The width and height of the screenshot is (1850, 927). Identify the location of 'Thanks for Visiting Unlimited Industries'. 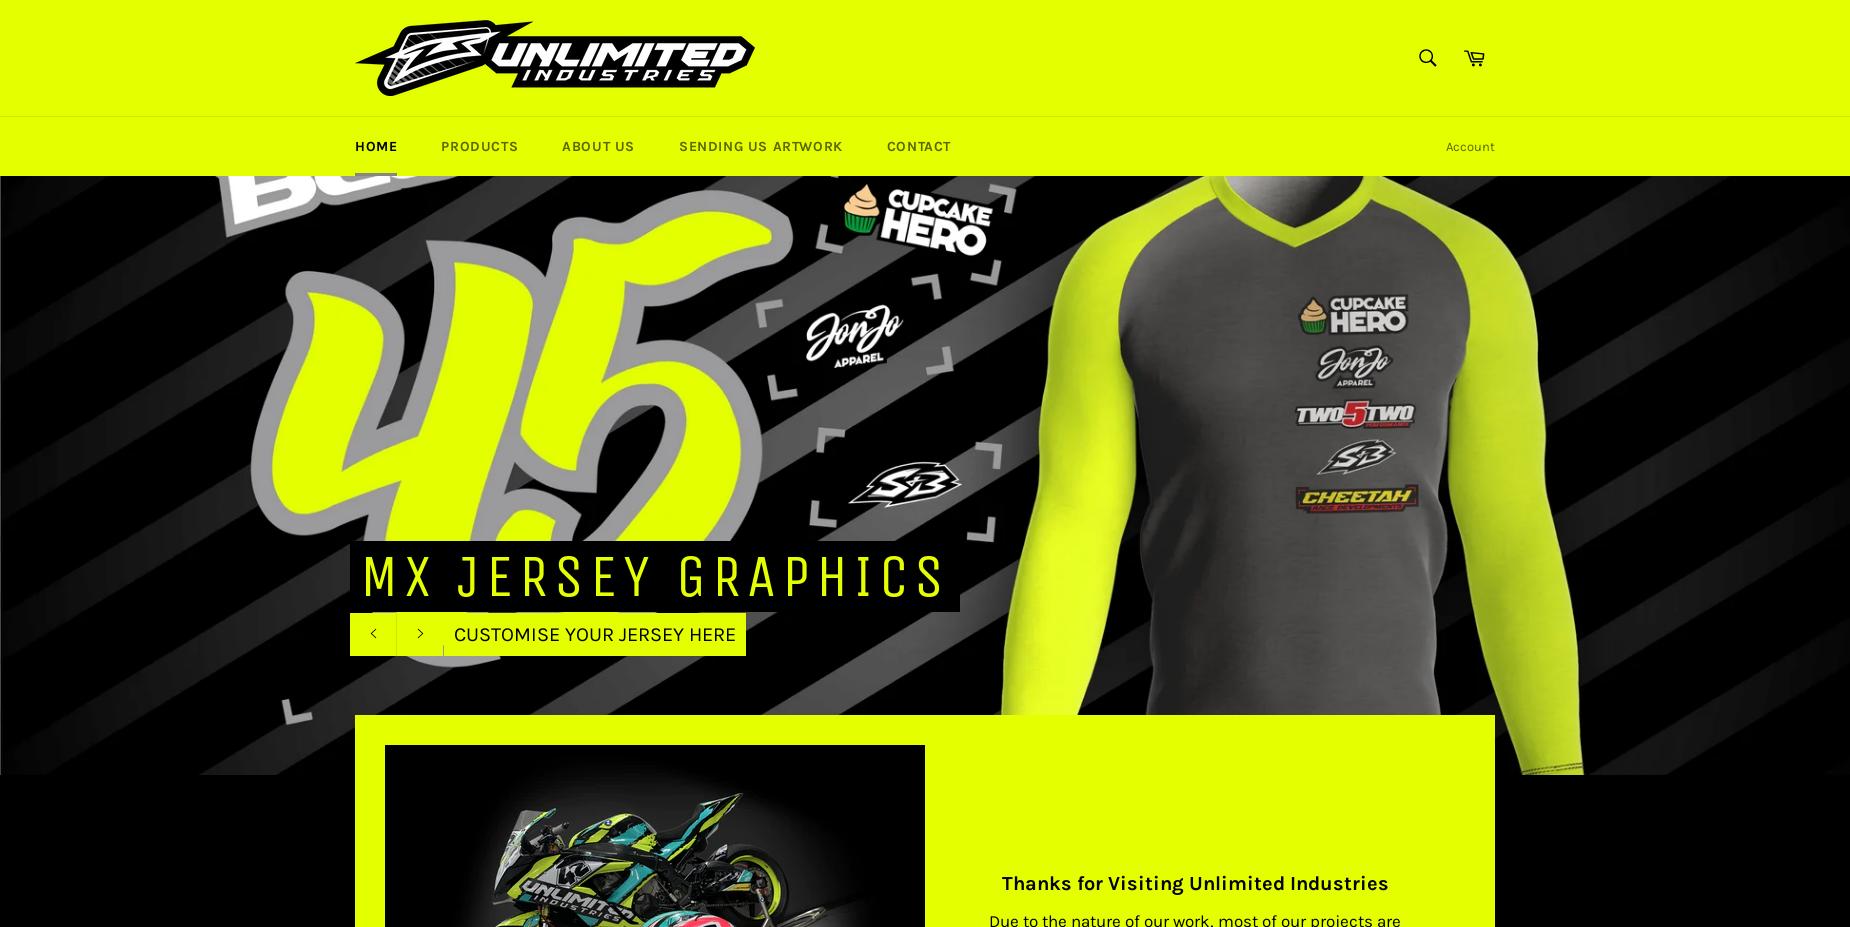
(1193, 883).